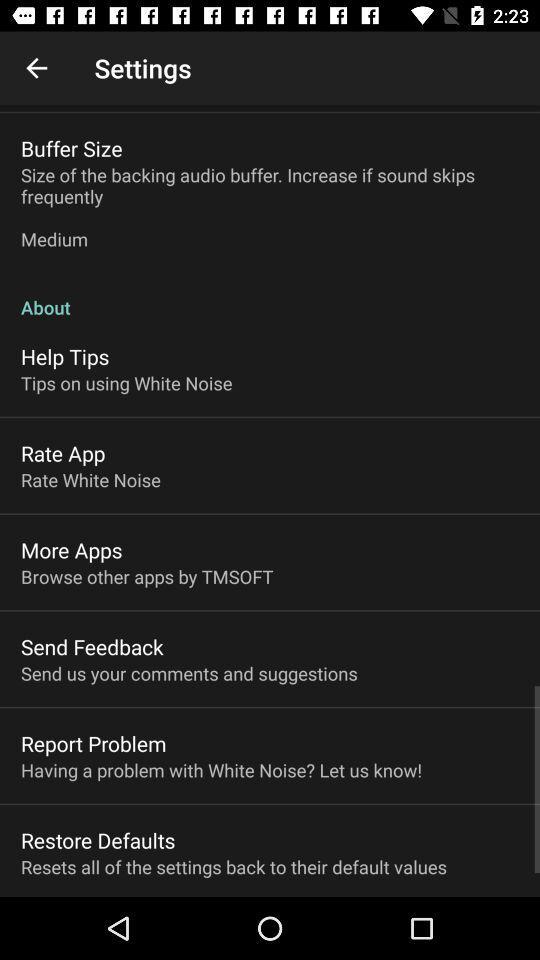 The height and width of the screenshot is (960, 540). Describe the element at coordinates (232, 865) in the screenshot. I see `the icon below restore defaults item` at that location.